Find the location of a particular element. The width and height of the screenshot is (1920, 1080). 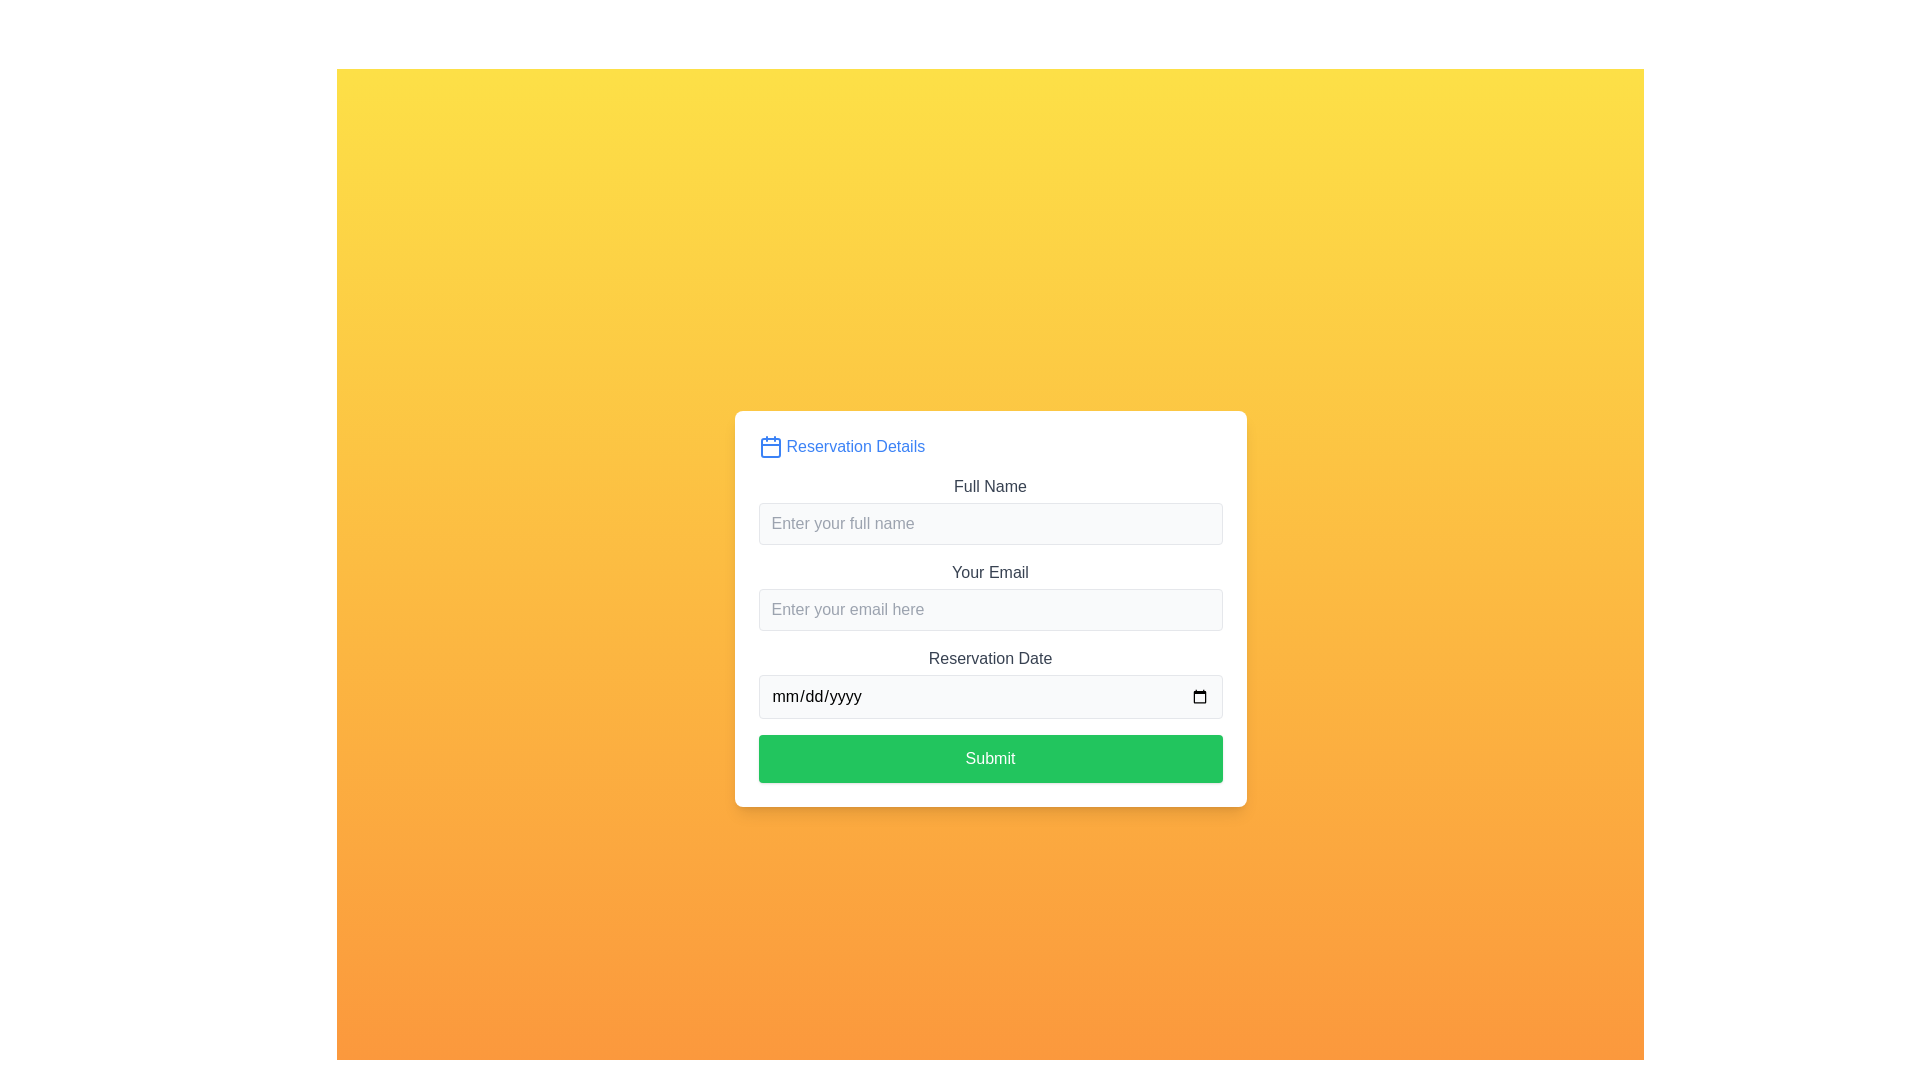

the date input field located in the 'Reservation Details' section is located at coordinates (990, 696).